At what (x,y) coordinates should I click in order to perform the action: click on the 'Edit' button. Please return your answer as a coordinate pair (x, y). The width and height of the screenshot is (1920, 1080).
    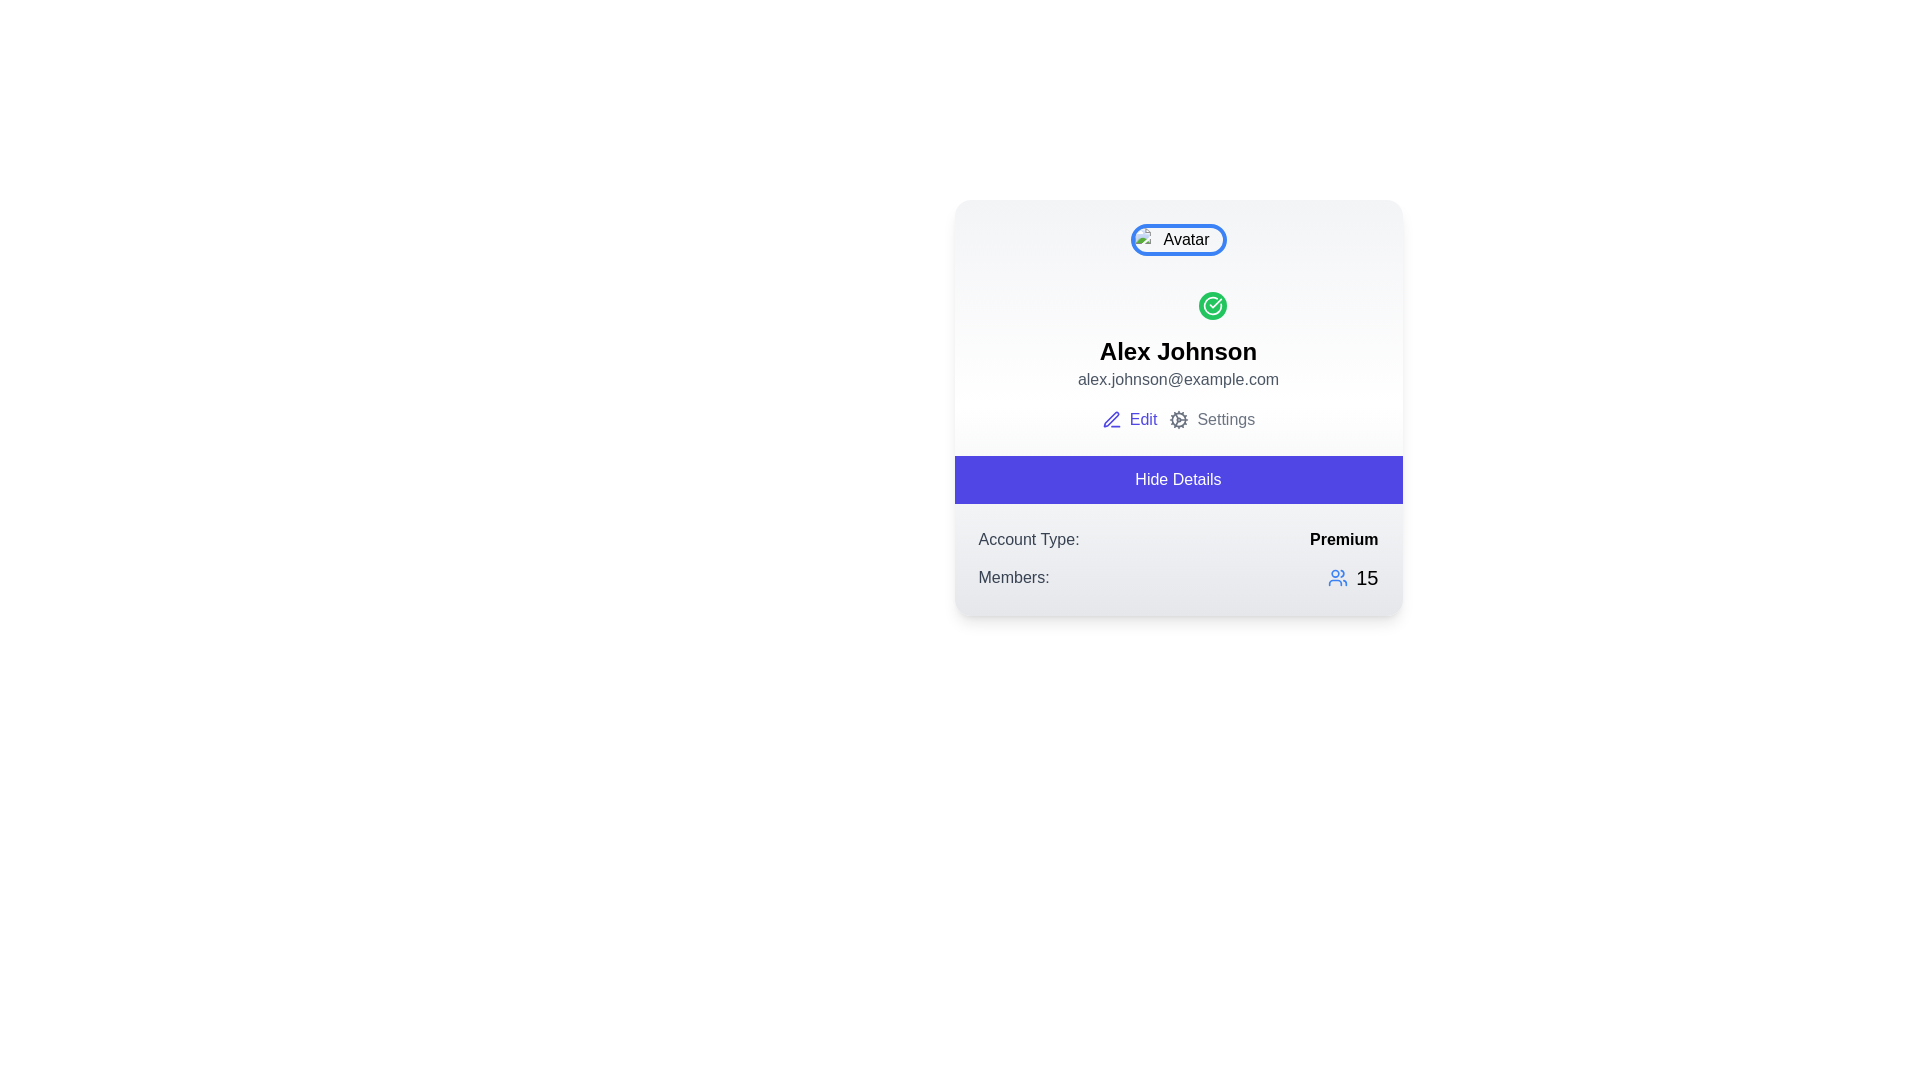
    Looking at the image, I should click on (1129, 419).